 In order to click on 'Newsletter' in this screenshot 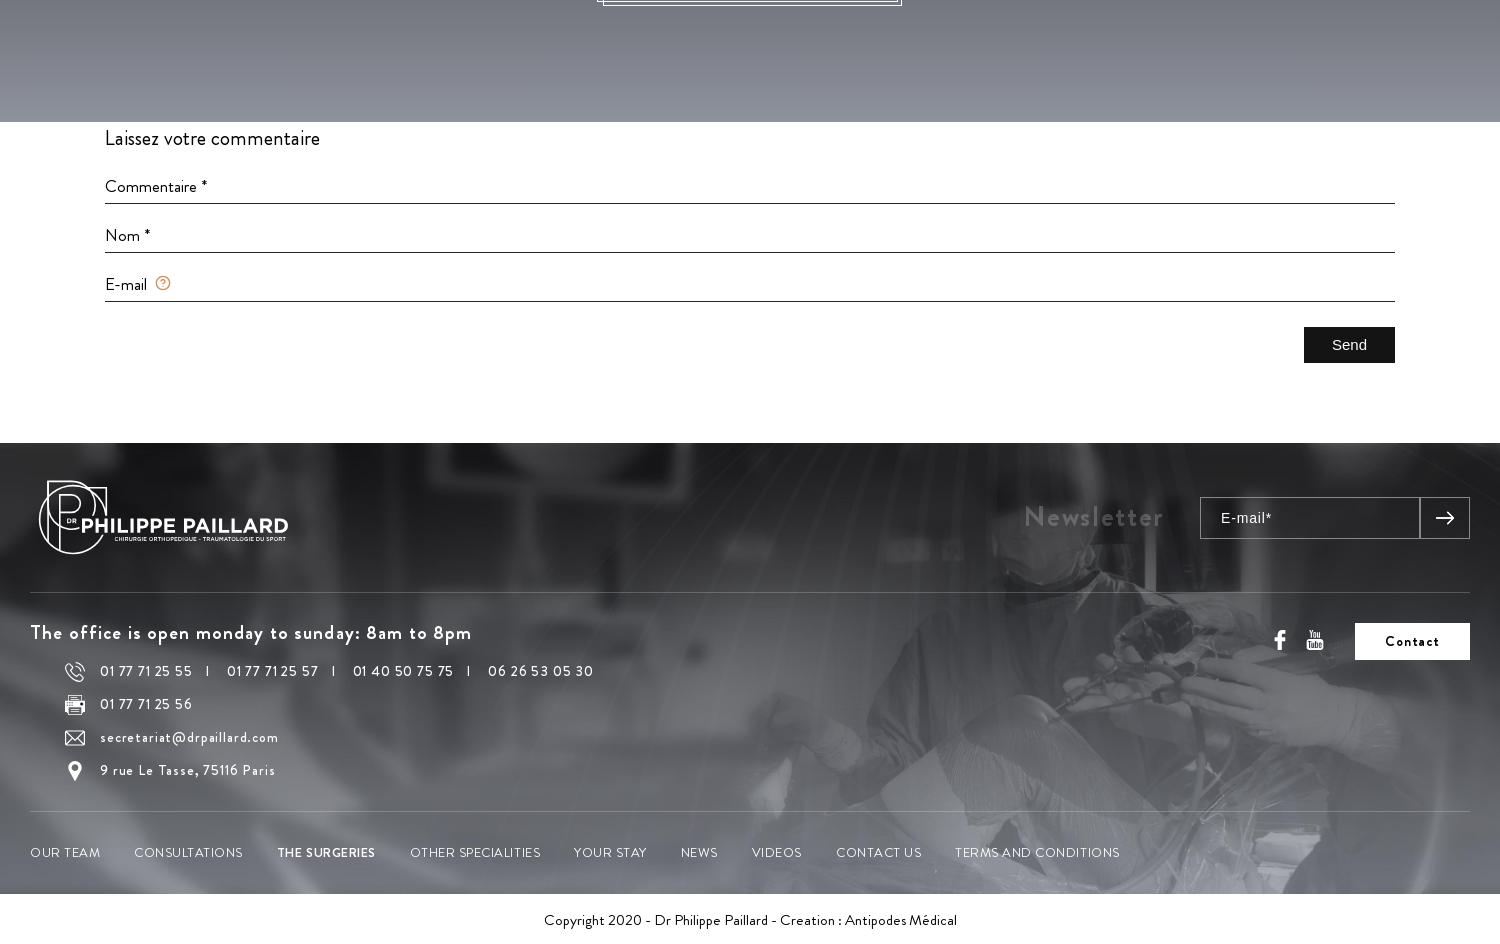, I will do `click(1092, 515)`.